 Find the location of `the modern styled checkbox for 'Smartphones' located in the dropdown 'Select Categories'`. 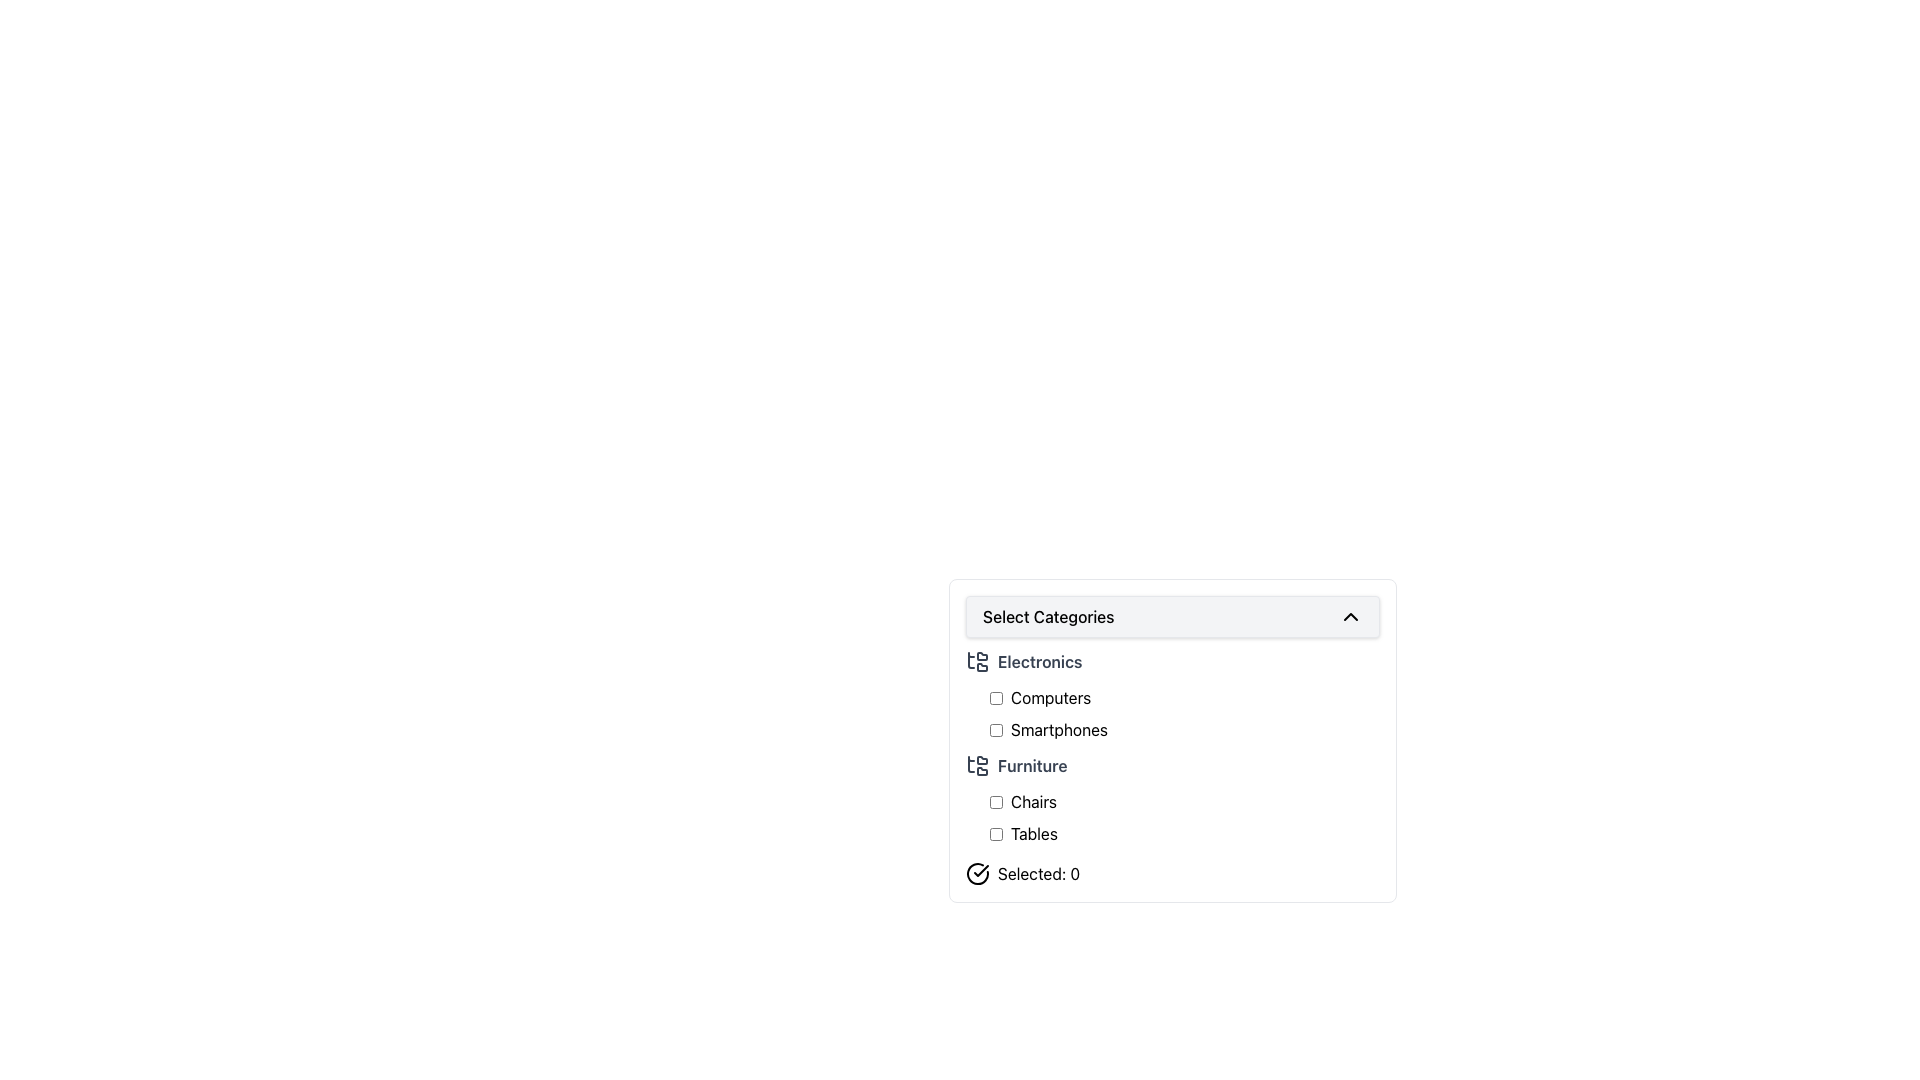

the modern styled checkbox for 'Smartphones' located in the dropdown 'Select Categories' is located at coordinates (996, 729).